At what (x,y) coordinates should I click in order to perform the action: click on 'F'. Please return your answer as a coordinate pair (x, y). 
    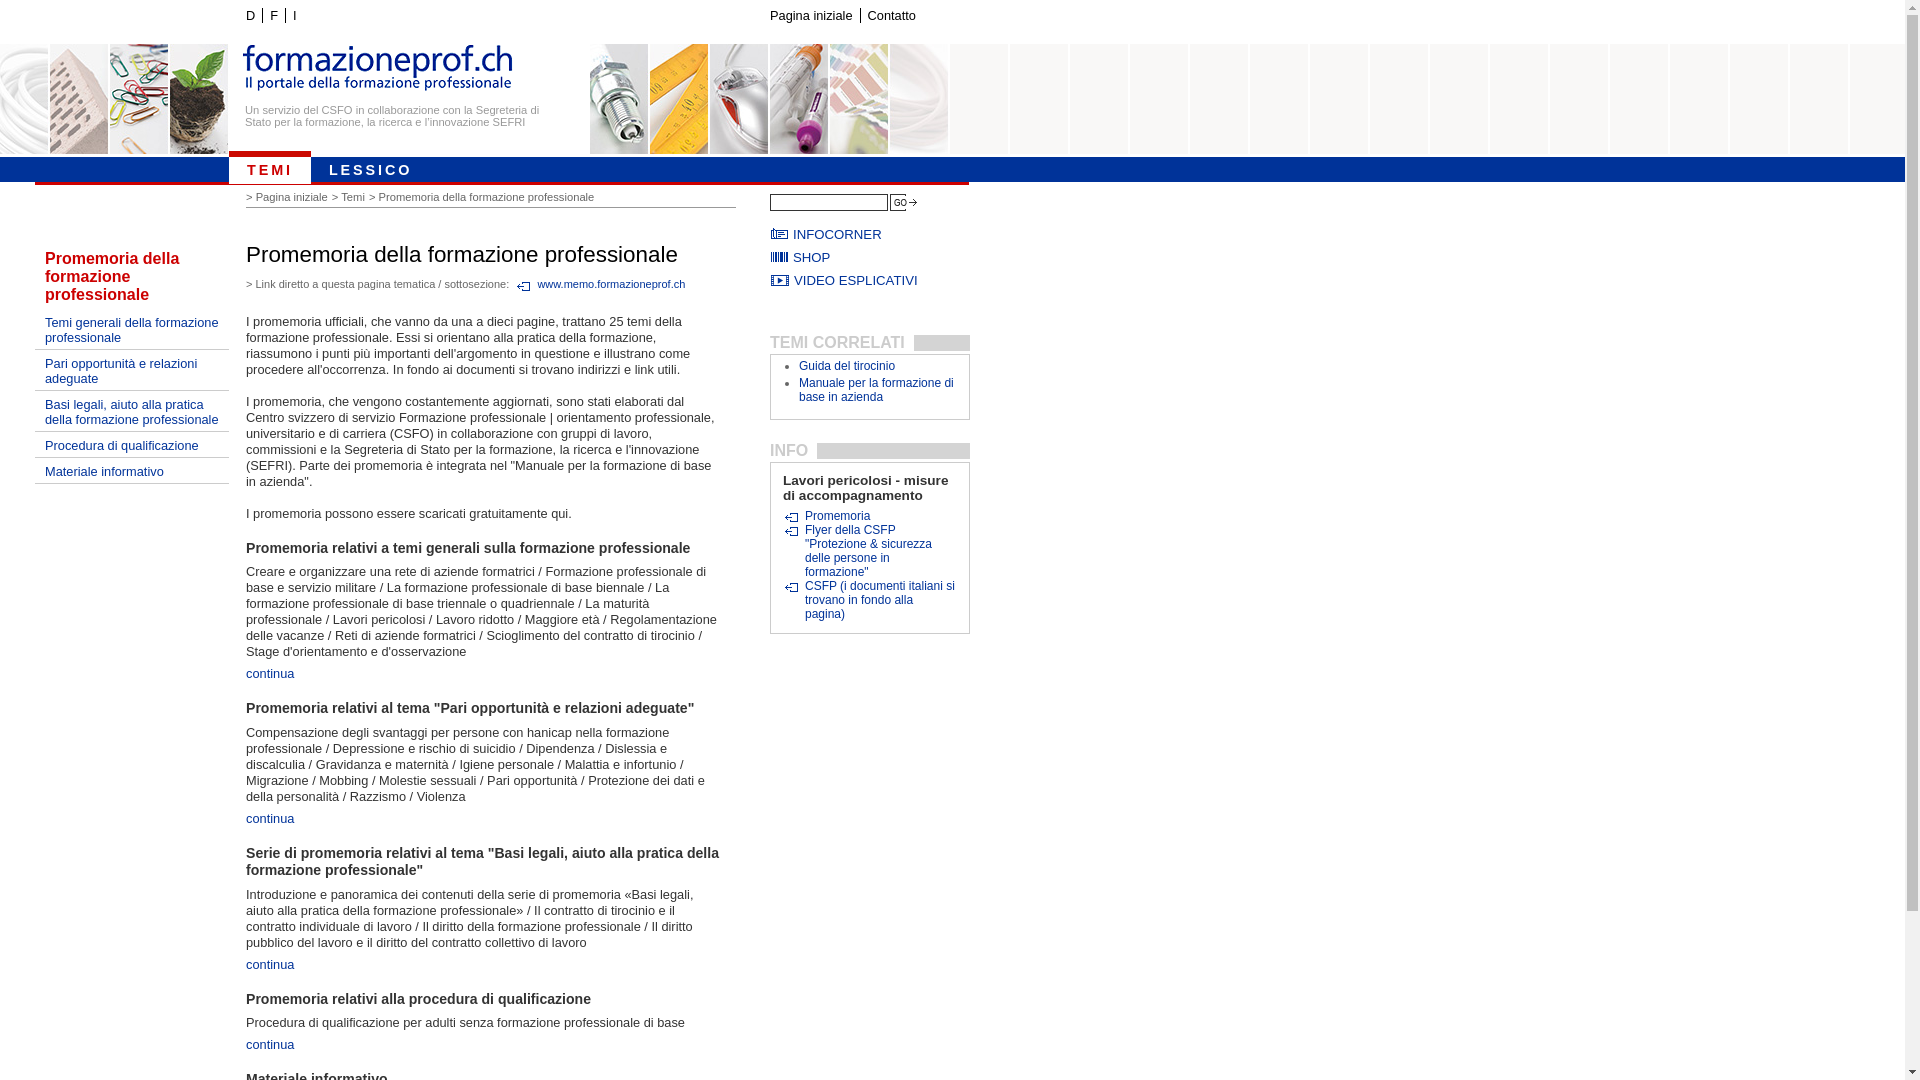
    Looking at the image, I should click on (272, 15).